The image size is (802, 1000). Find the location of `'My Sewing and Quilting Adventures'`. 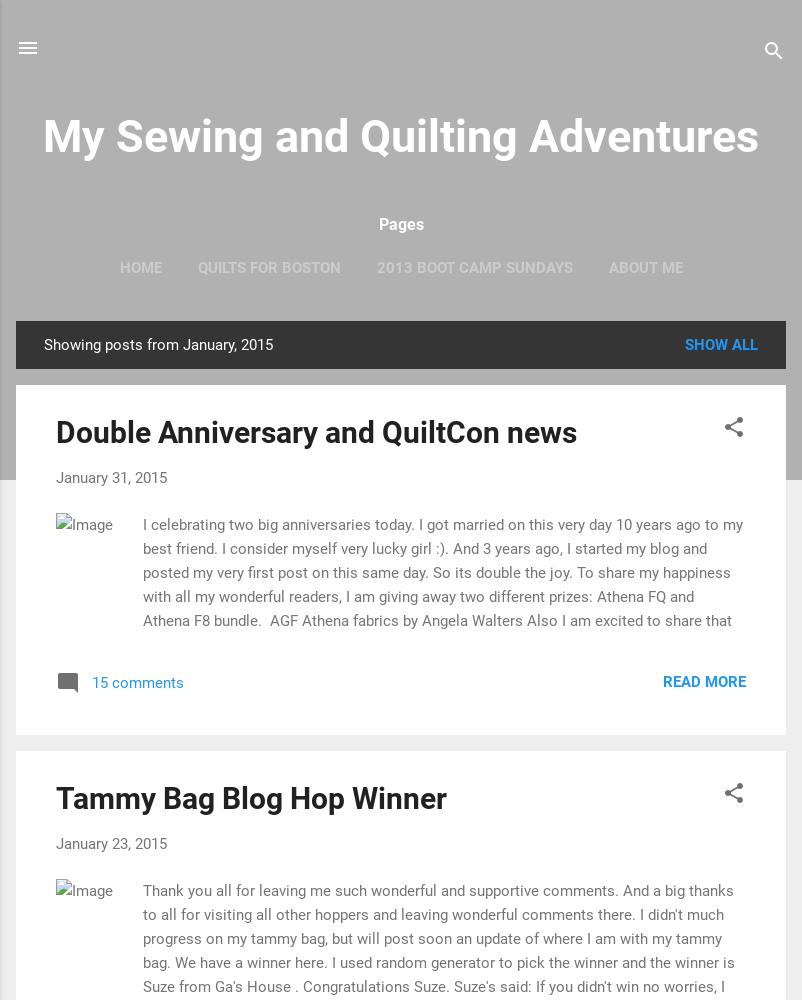

'My Sewing and Quilting Adventures' is located at coordinates (401, 136).